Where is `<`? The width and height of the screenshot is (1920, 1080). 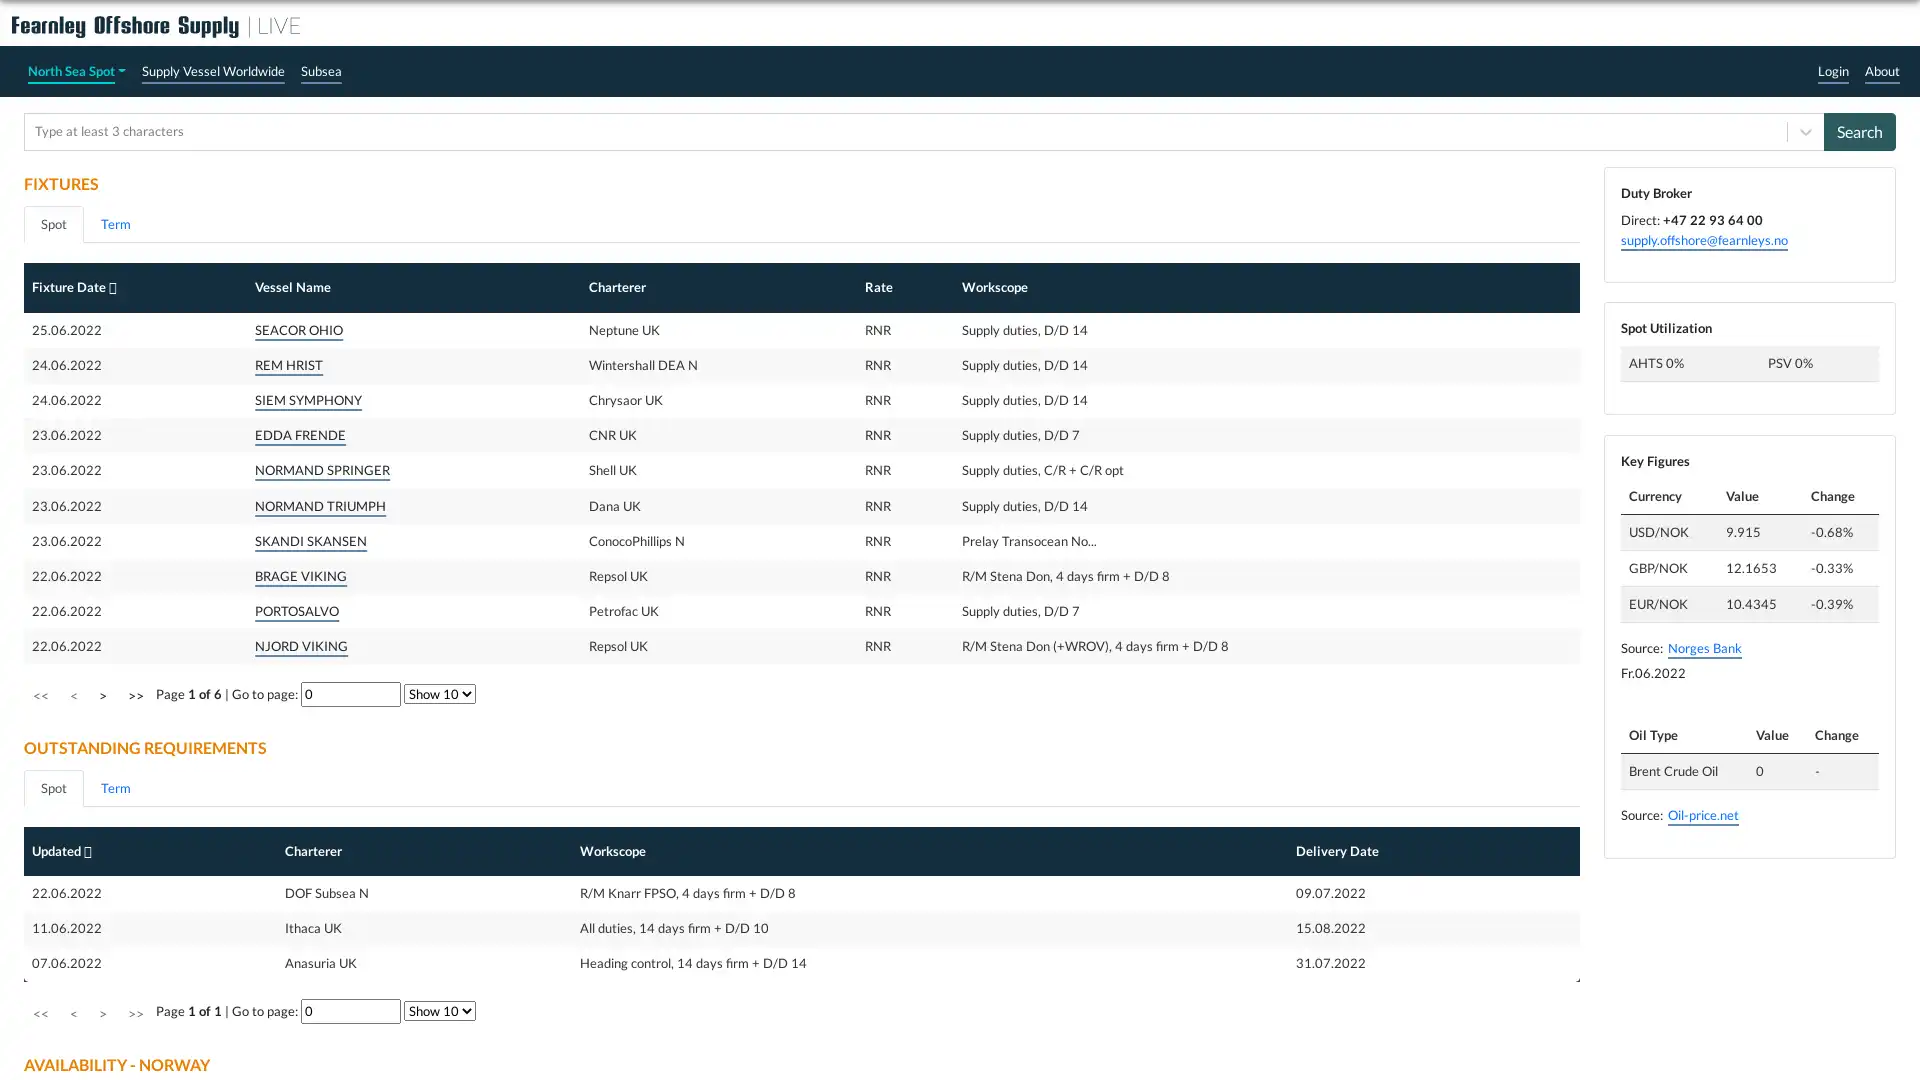 < is located at coordinates (73, 1012).